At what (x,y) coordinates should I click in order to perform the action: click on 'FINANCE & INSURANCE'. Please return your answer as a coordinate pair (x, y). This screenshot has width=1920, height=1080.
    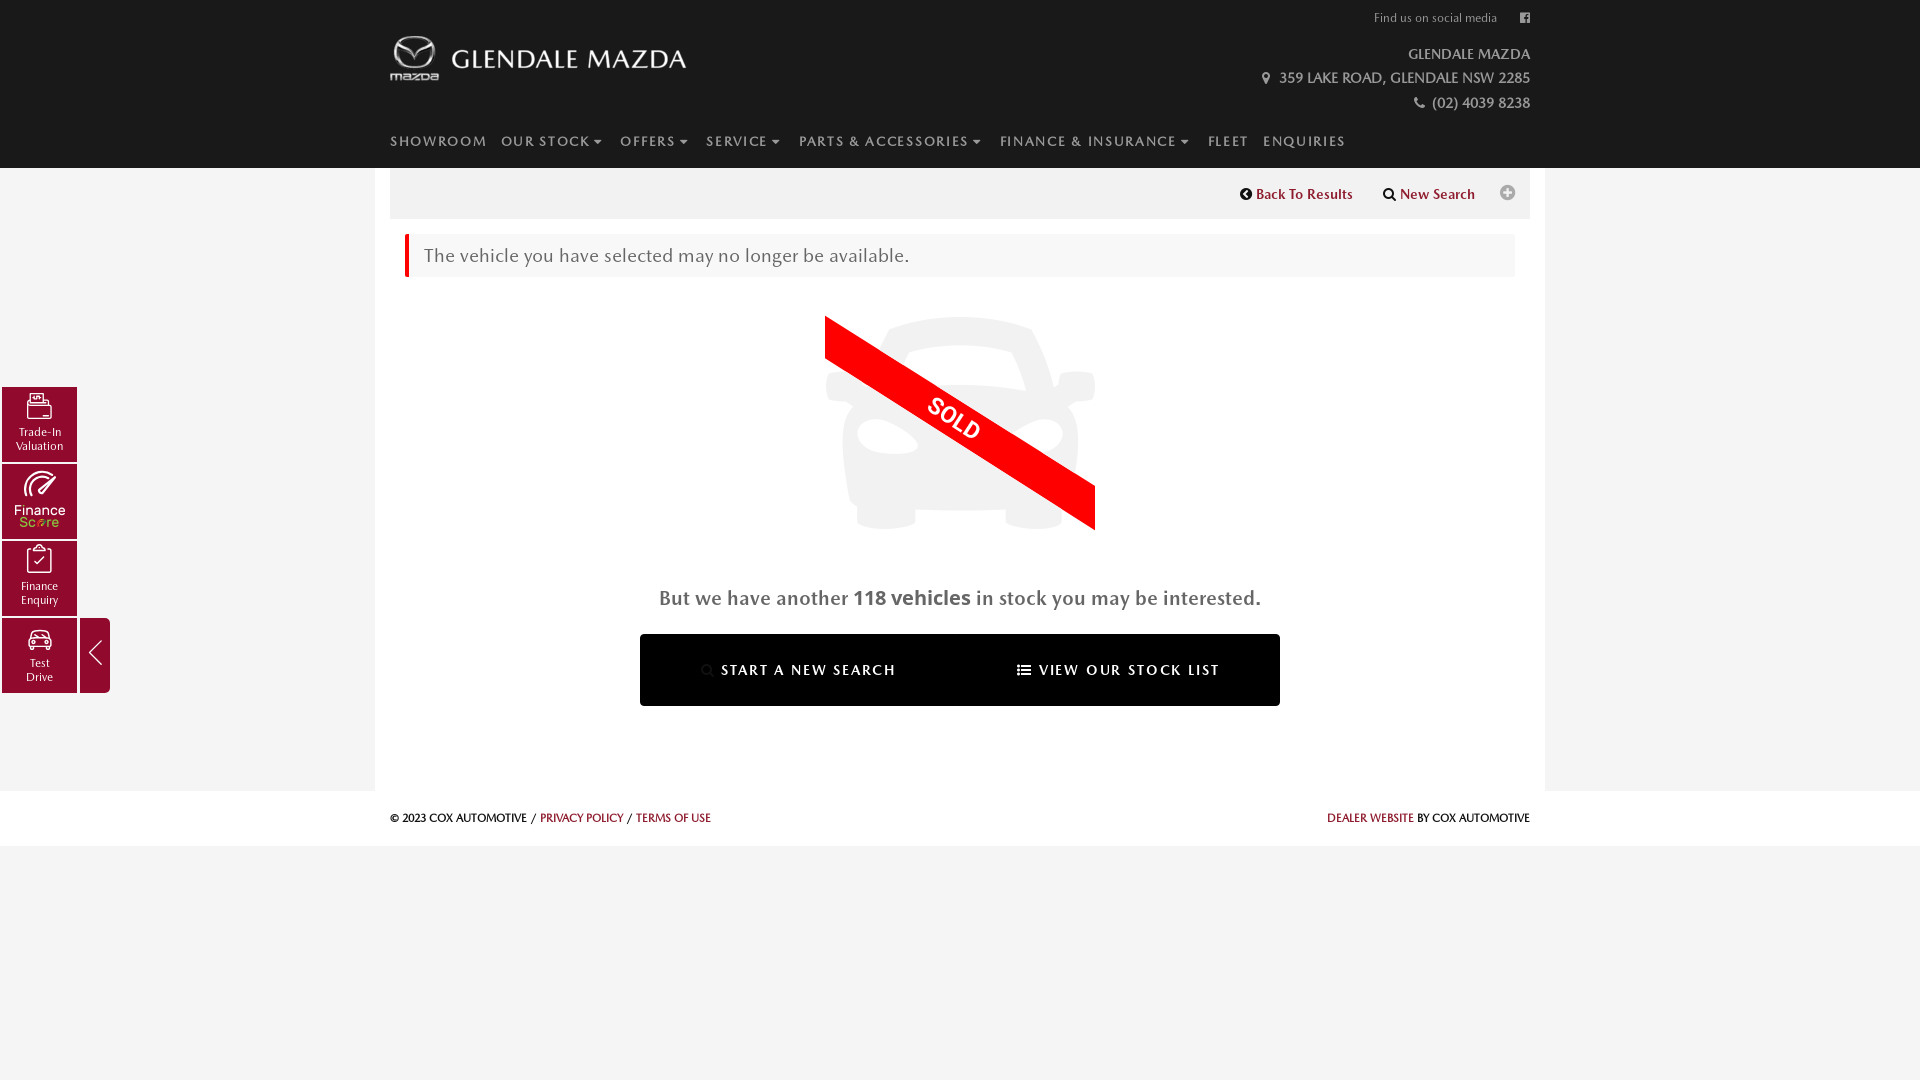
    Looking at the image, I should click on (1103, 141).